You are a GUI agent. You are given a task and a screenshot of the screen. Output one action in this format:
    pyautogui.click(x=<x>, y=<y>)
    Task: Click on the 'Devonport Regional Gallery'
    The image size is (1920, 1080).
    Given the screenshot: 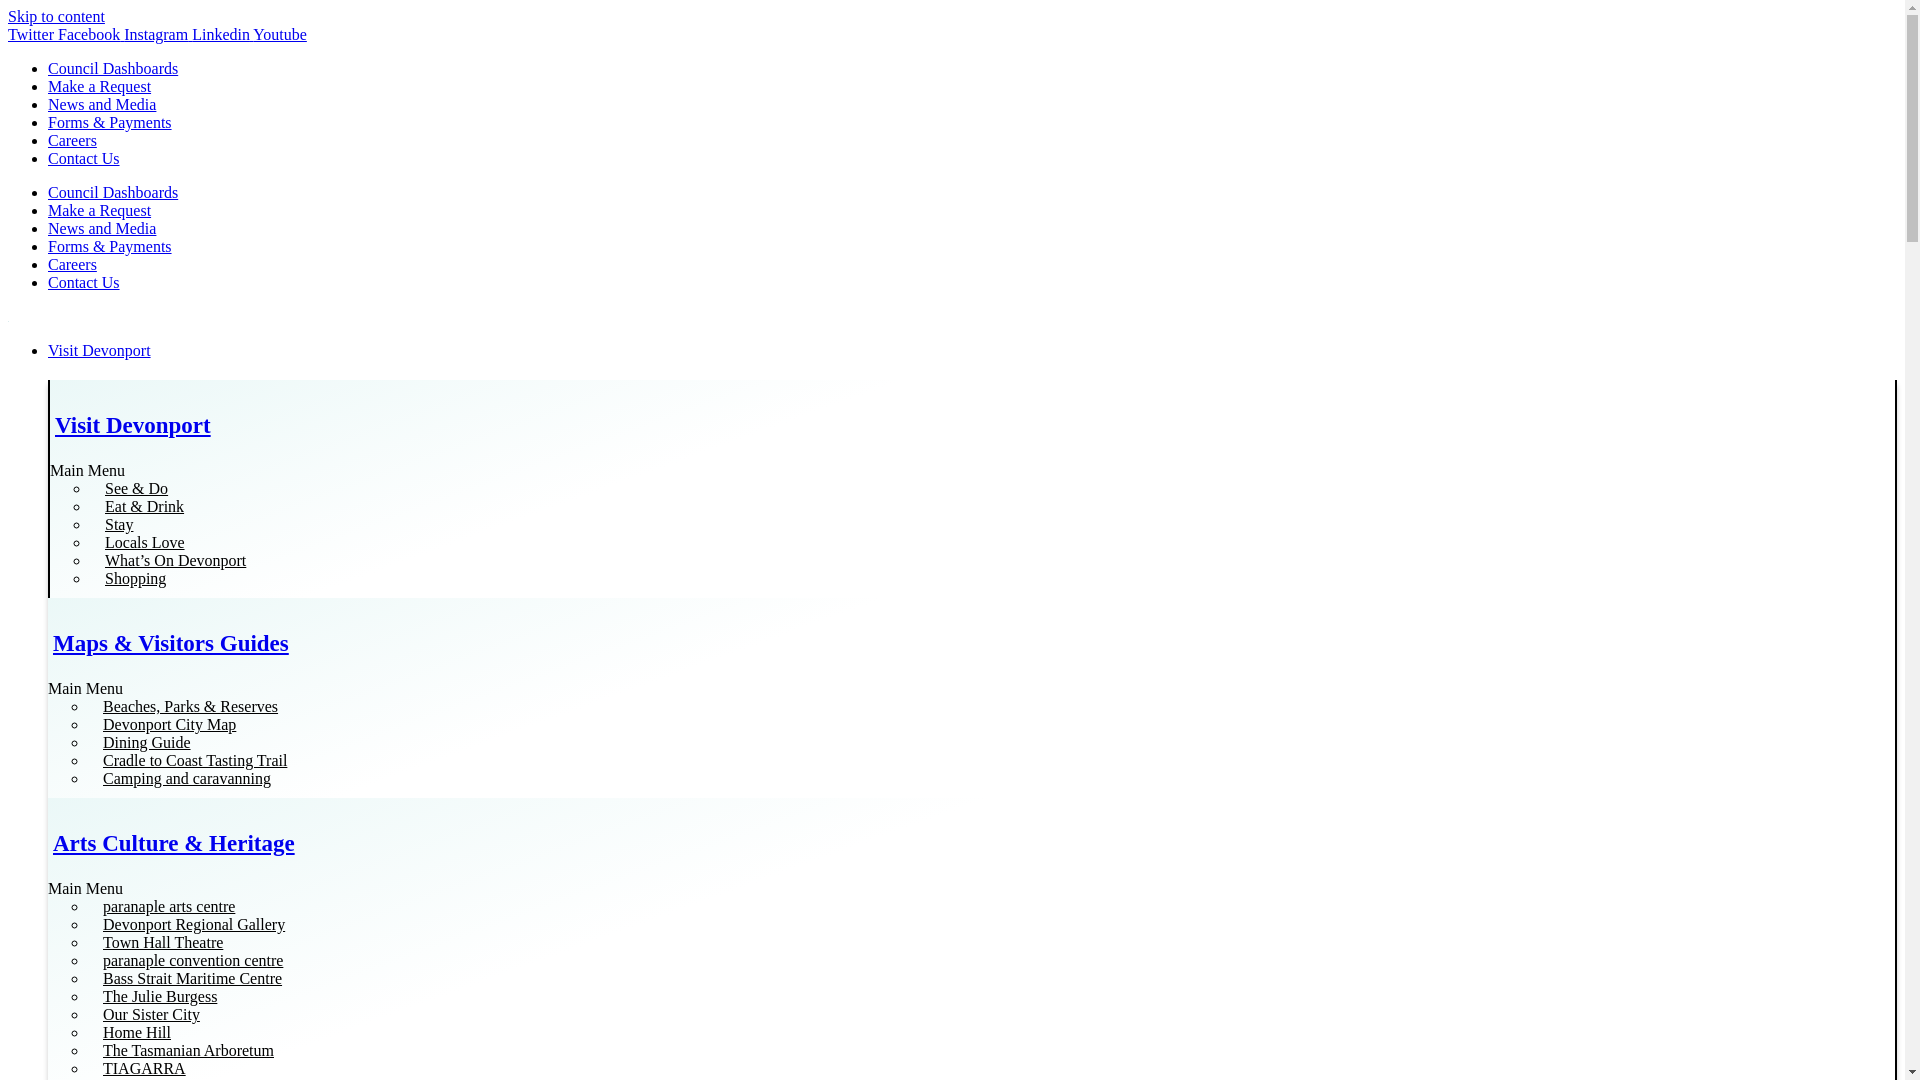 What is the action you would take?
    pyautogui.click(x=86, y=924)
    